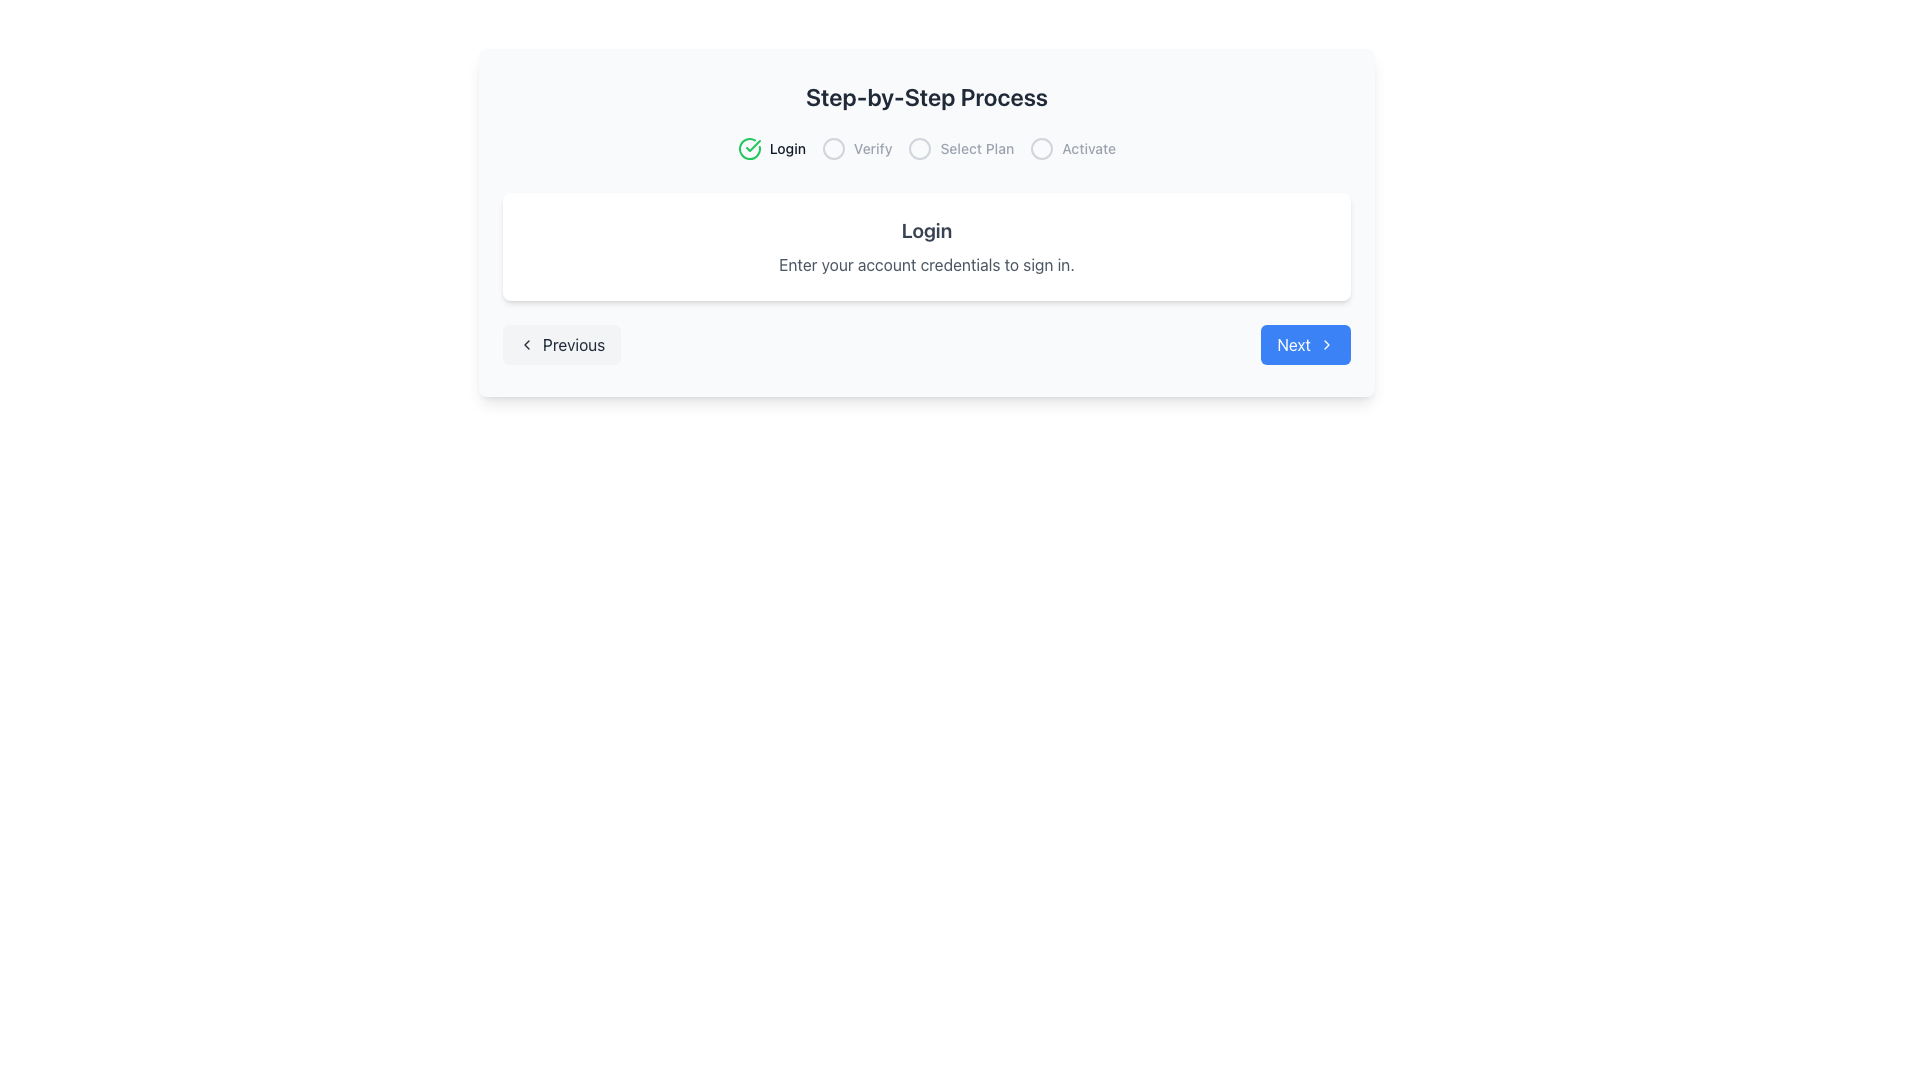 The image size is (1920, 1080). I want to click on the 'Activate' step indicator icon, which is the fourth in a horizontal set of icons located in the upper center of the interface, so click(1041, 148).